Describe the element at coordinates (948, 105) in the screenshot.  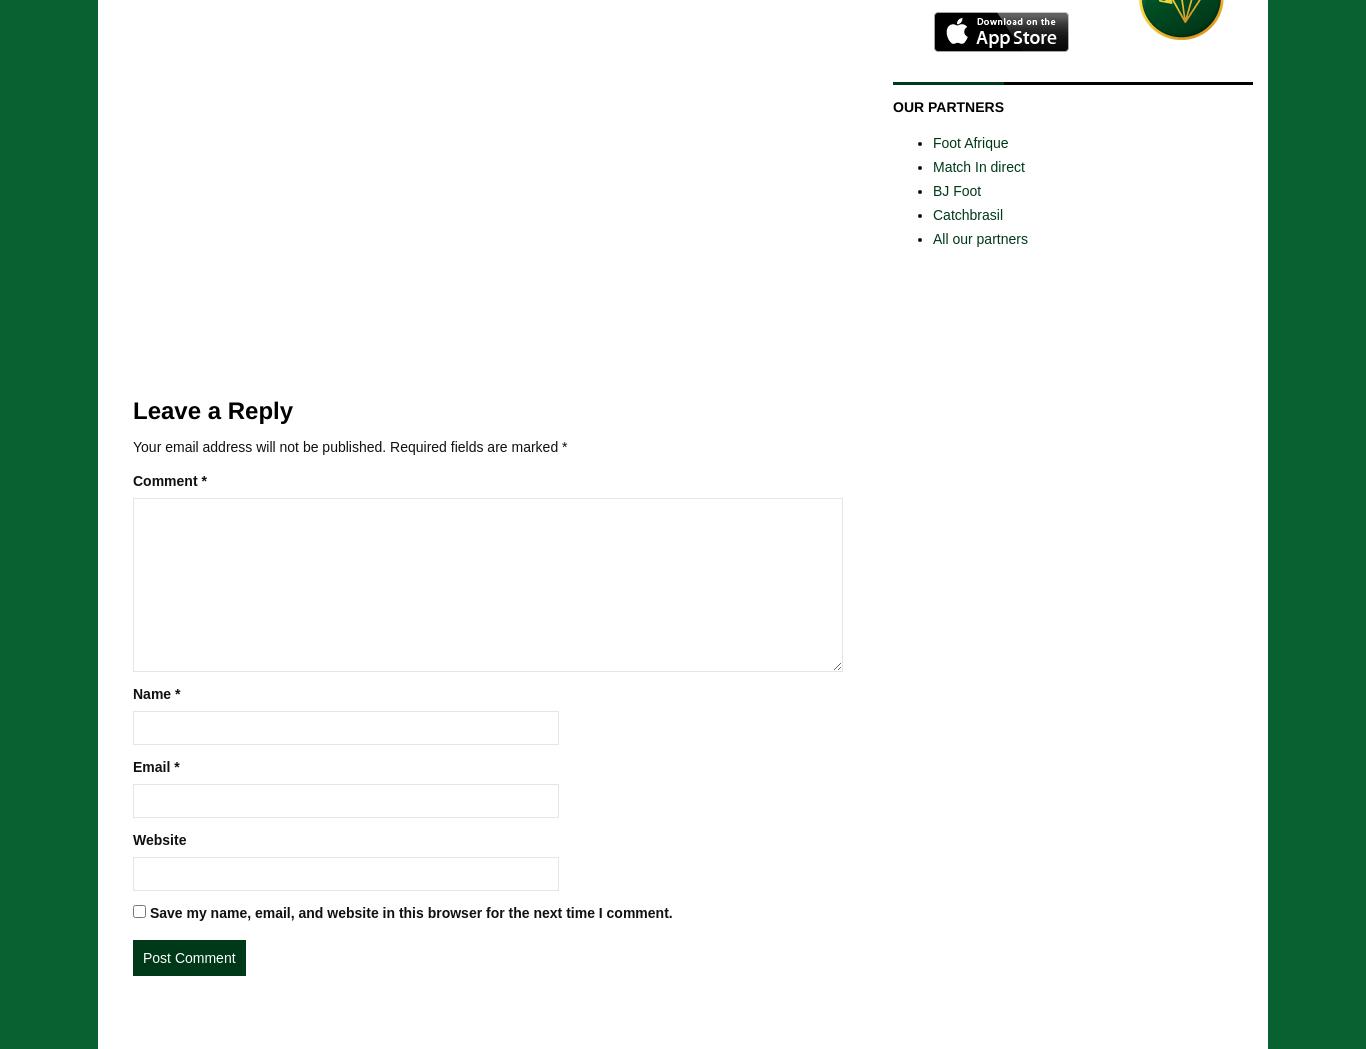
I see `'Our partners'` at that location.